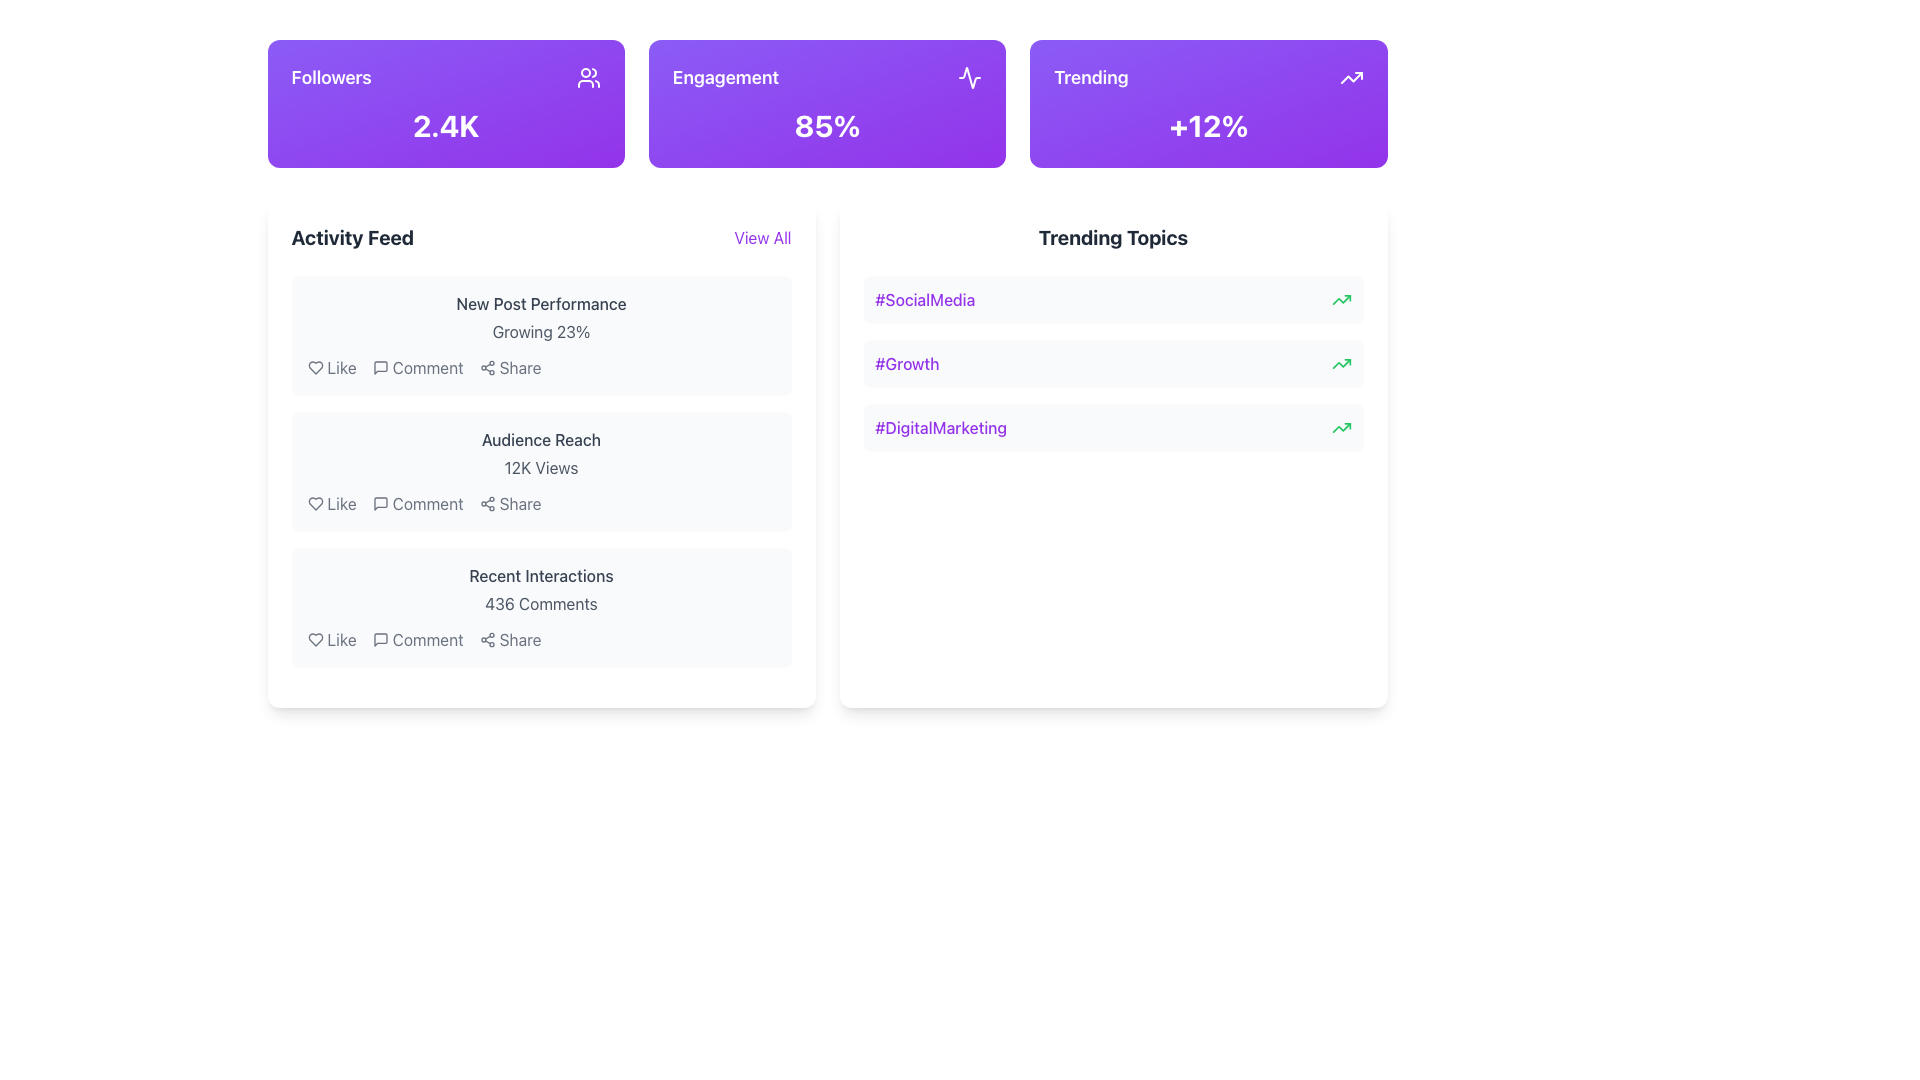 Image resolution: width=1920 pixels, height=1080 pixels. What do you see at coordinates (510, 640) in the screenshot?
I see `the 'Share' button in the 'Recent Interactions' section under the third activity in the 'Activity Feed' panel to change its color` at bounding box center [510, 640].